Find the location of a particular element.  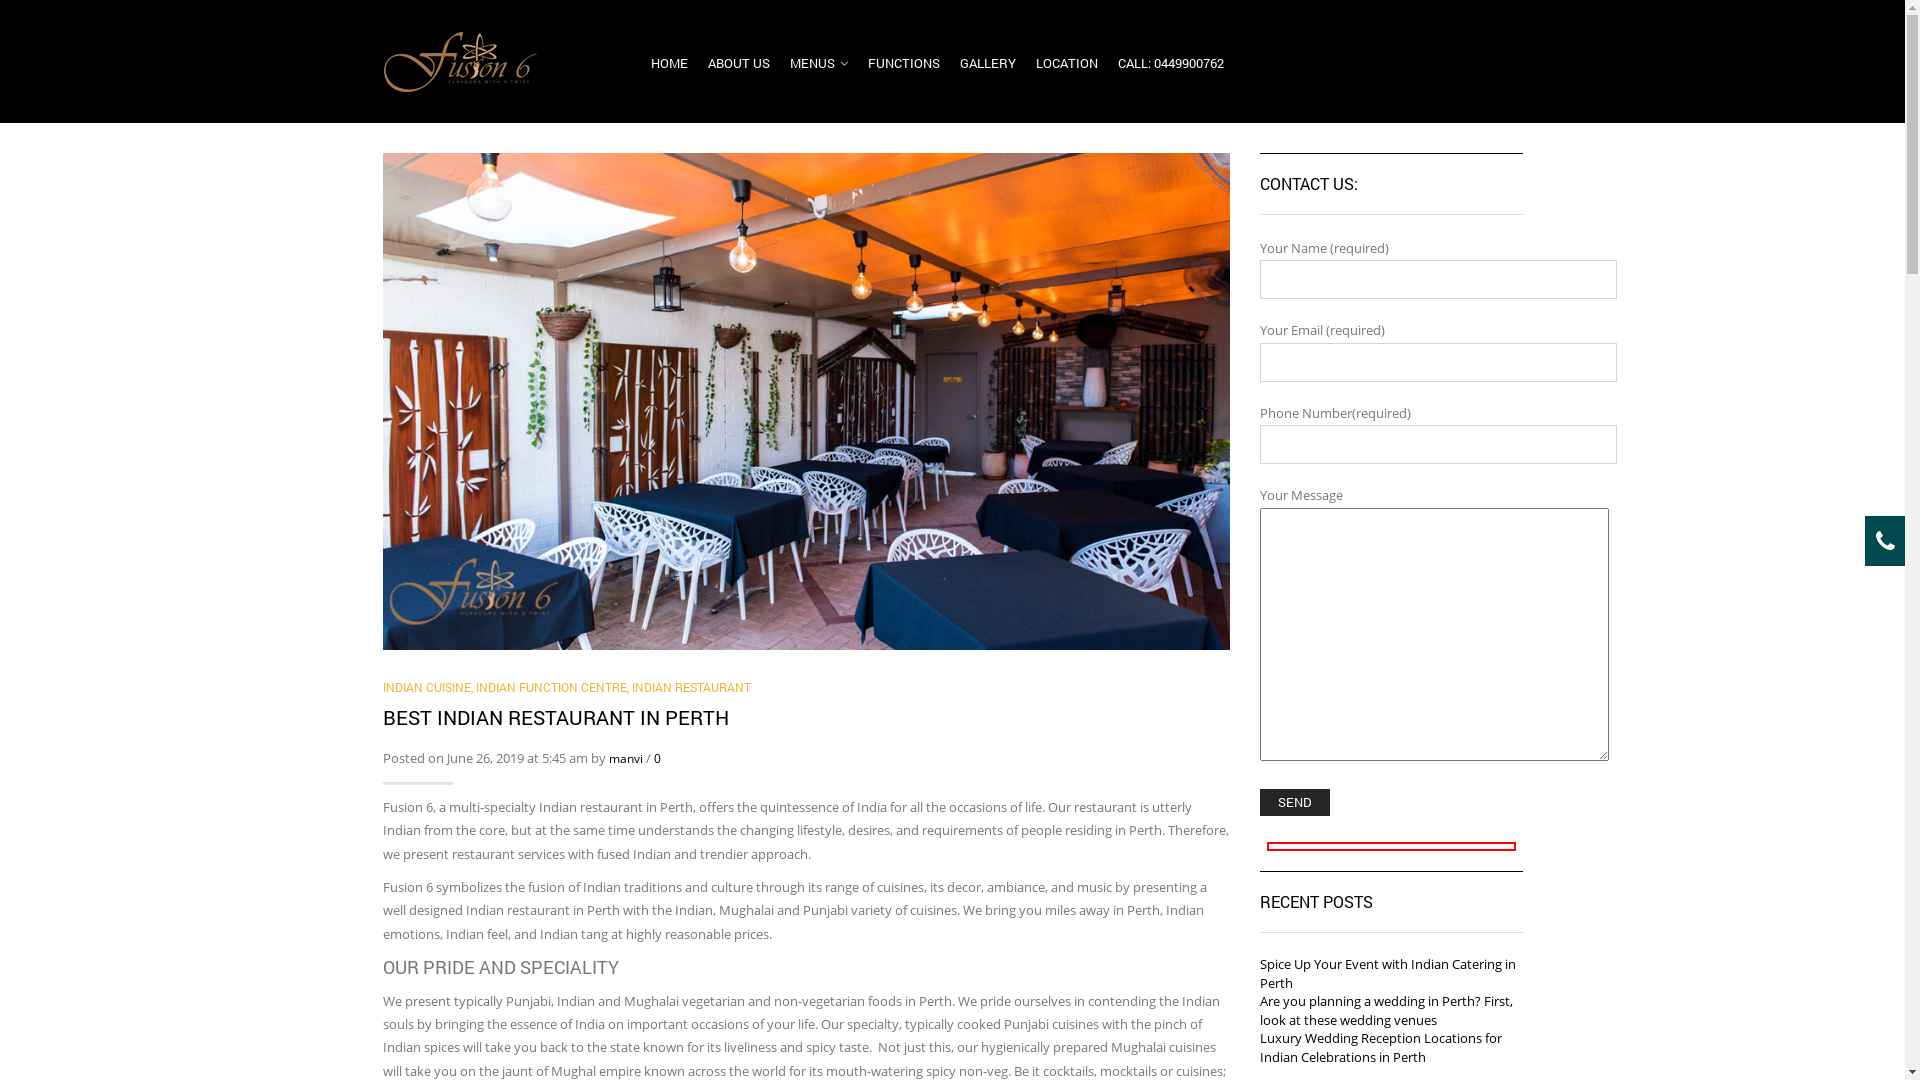

'Spice Up Your Event with Indian Catering in Perth' is located at coordinates (1386, 972).